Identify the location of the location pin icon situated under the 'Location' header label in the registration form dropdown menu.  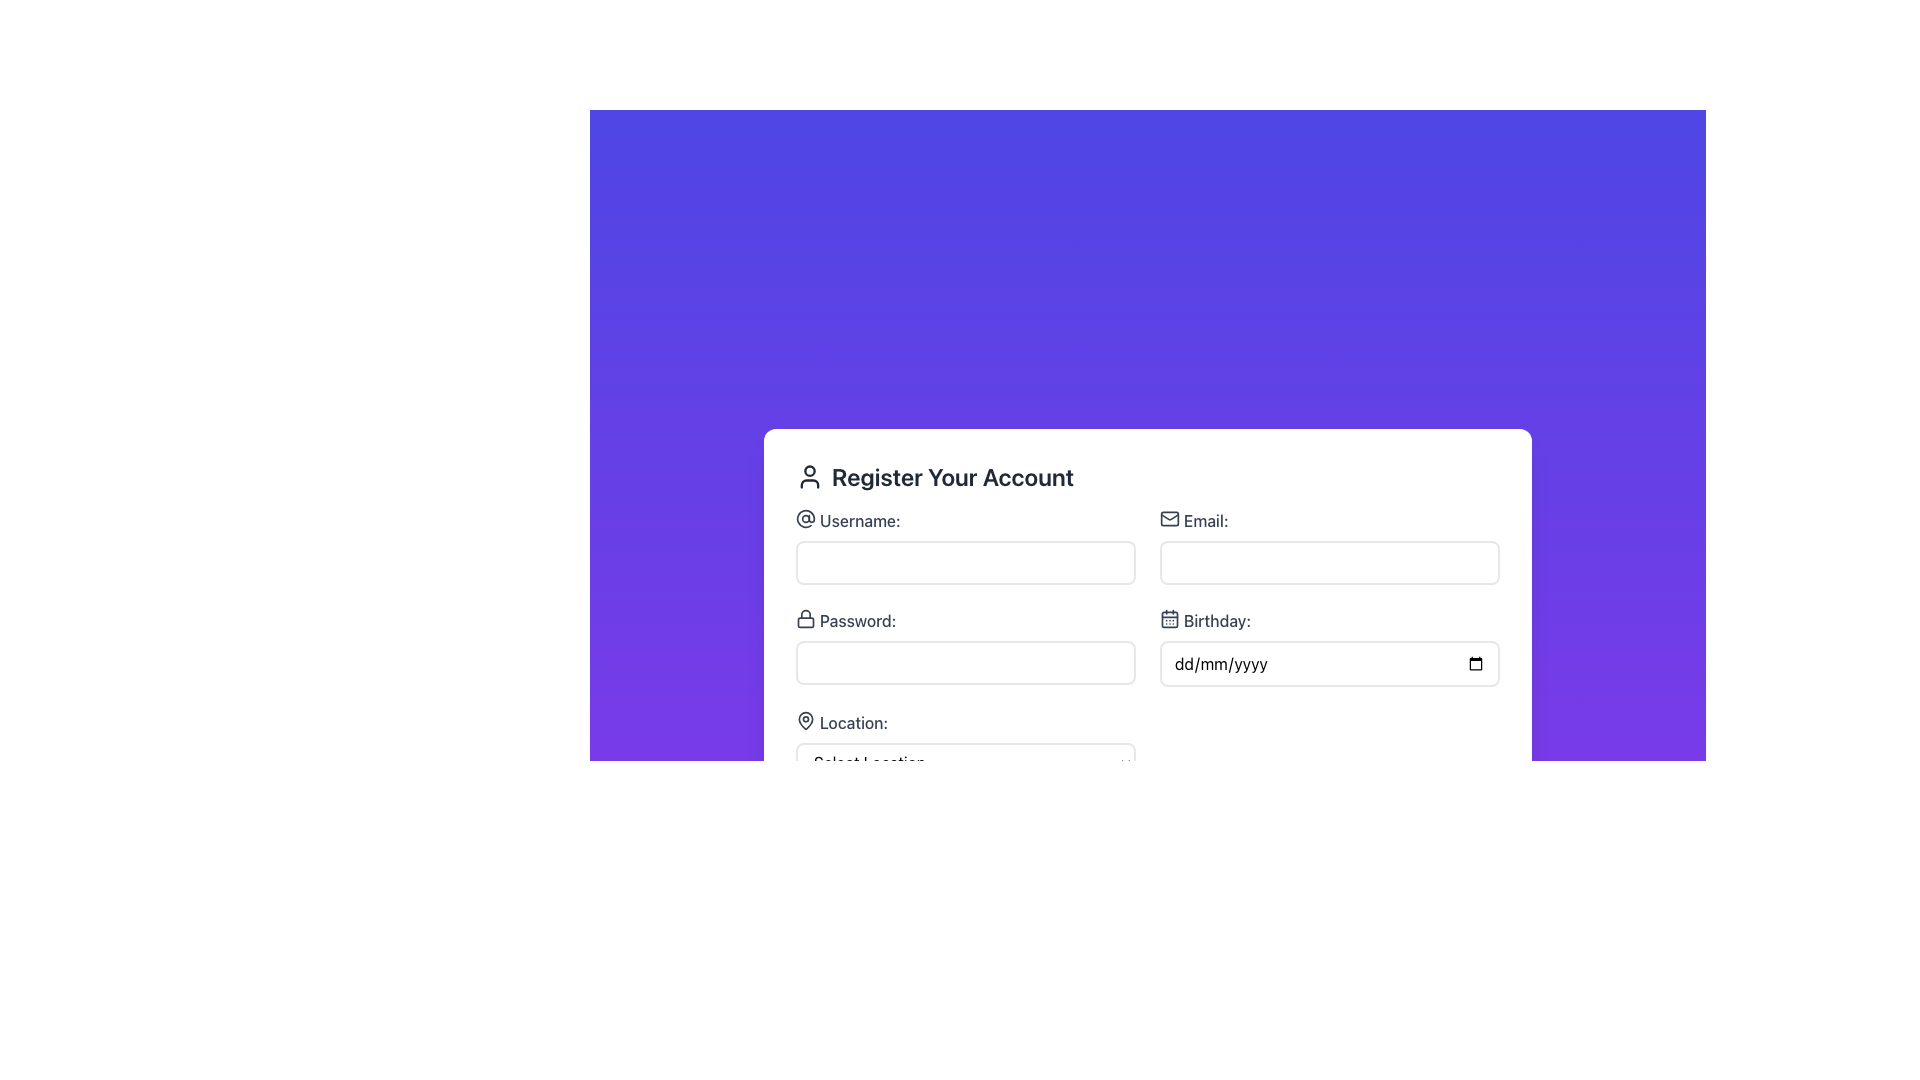
(806, 720).